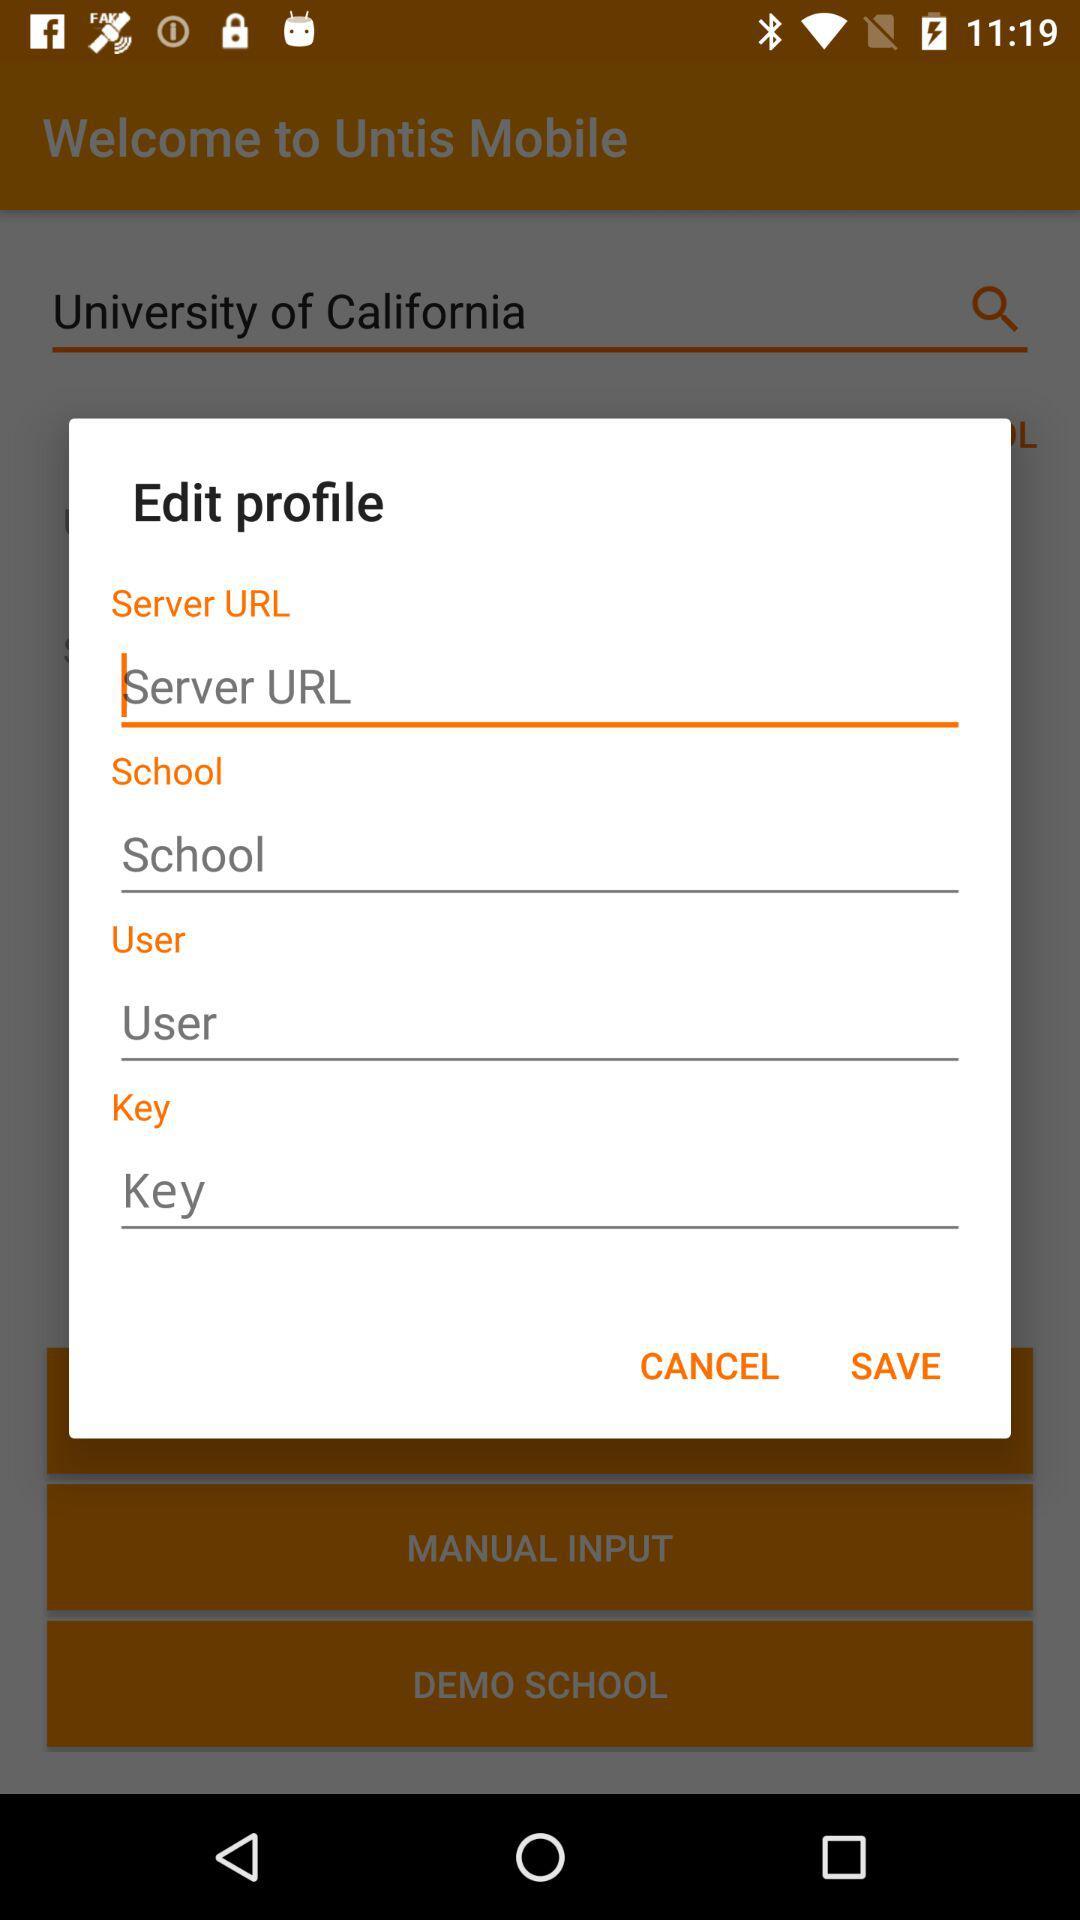 The image size is (1080, 1920). What do you see at coordinates (540, 686) in the screenshot?
I see `insert url` at bounding box center [540, 686].